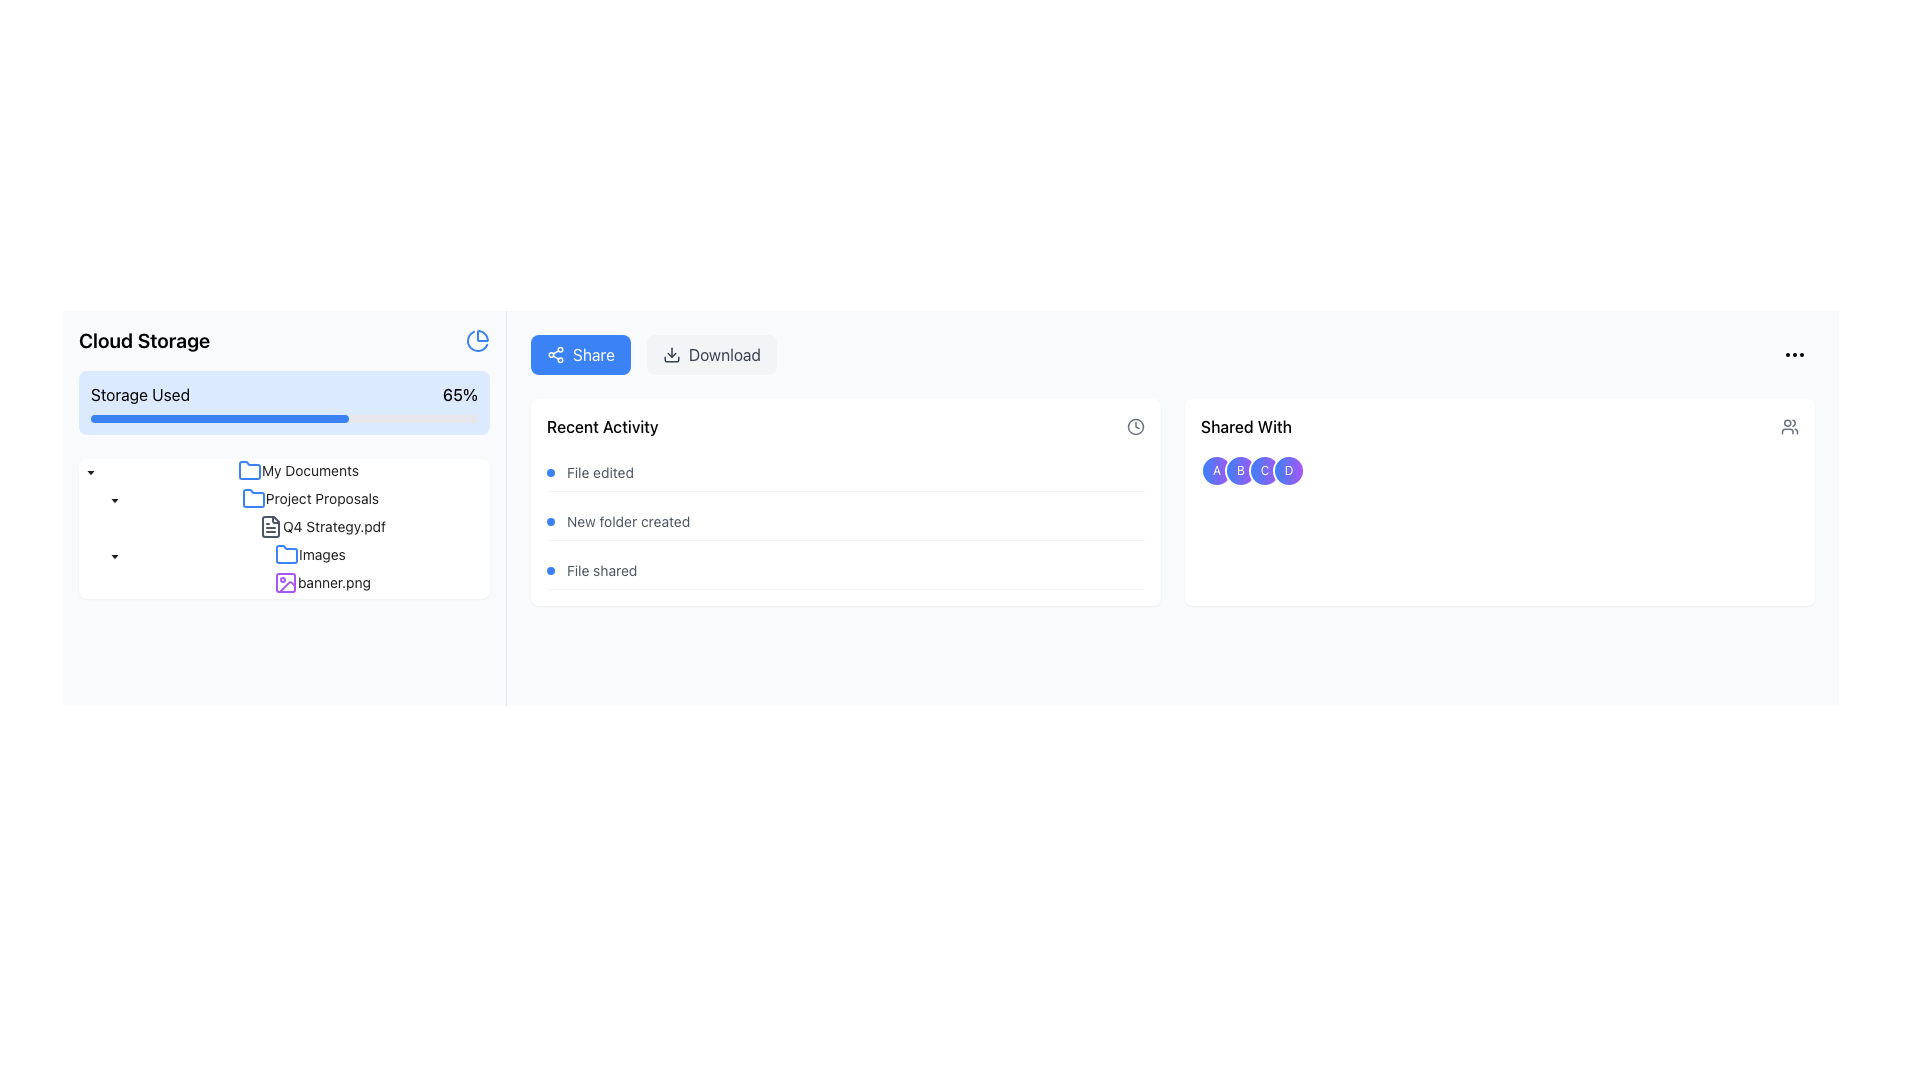 This screenshot has width=1920, height=1080. I want to click on the small downward-pointing arrow icon, so click(114, 497).